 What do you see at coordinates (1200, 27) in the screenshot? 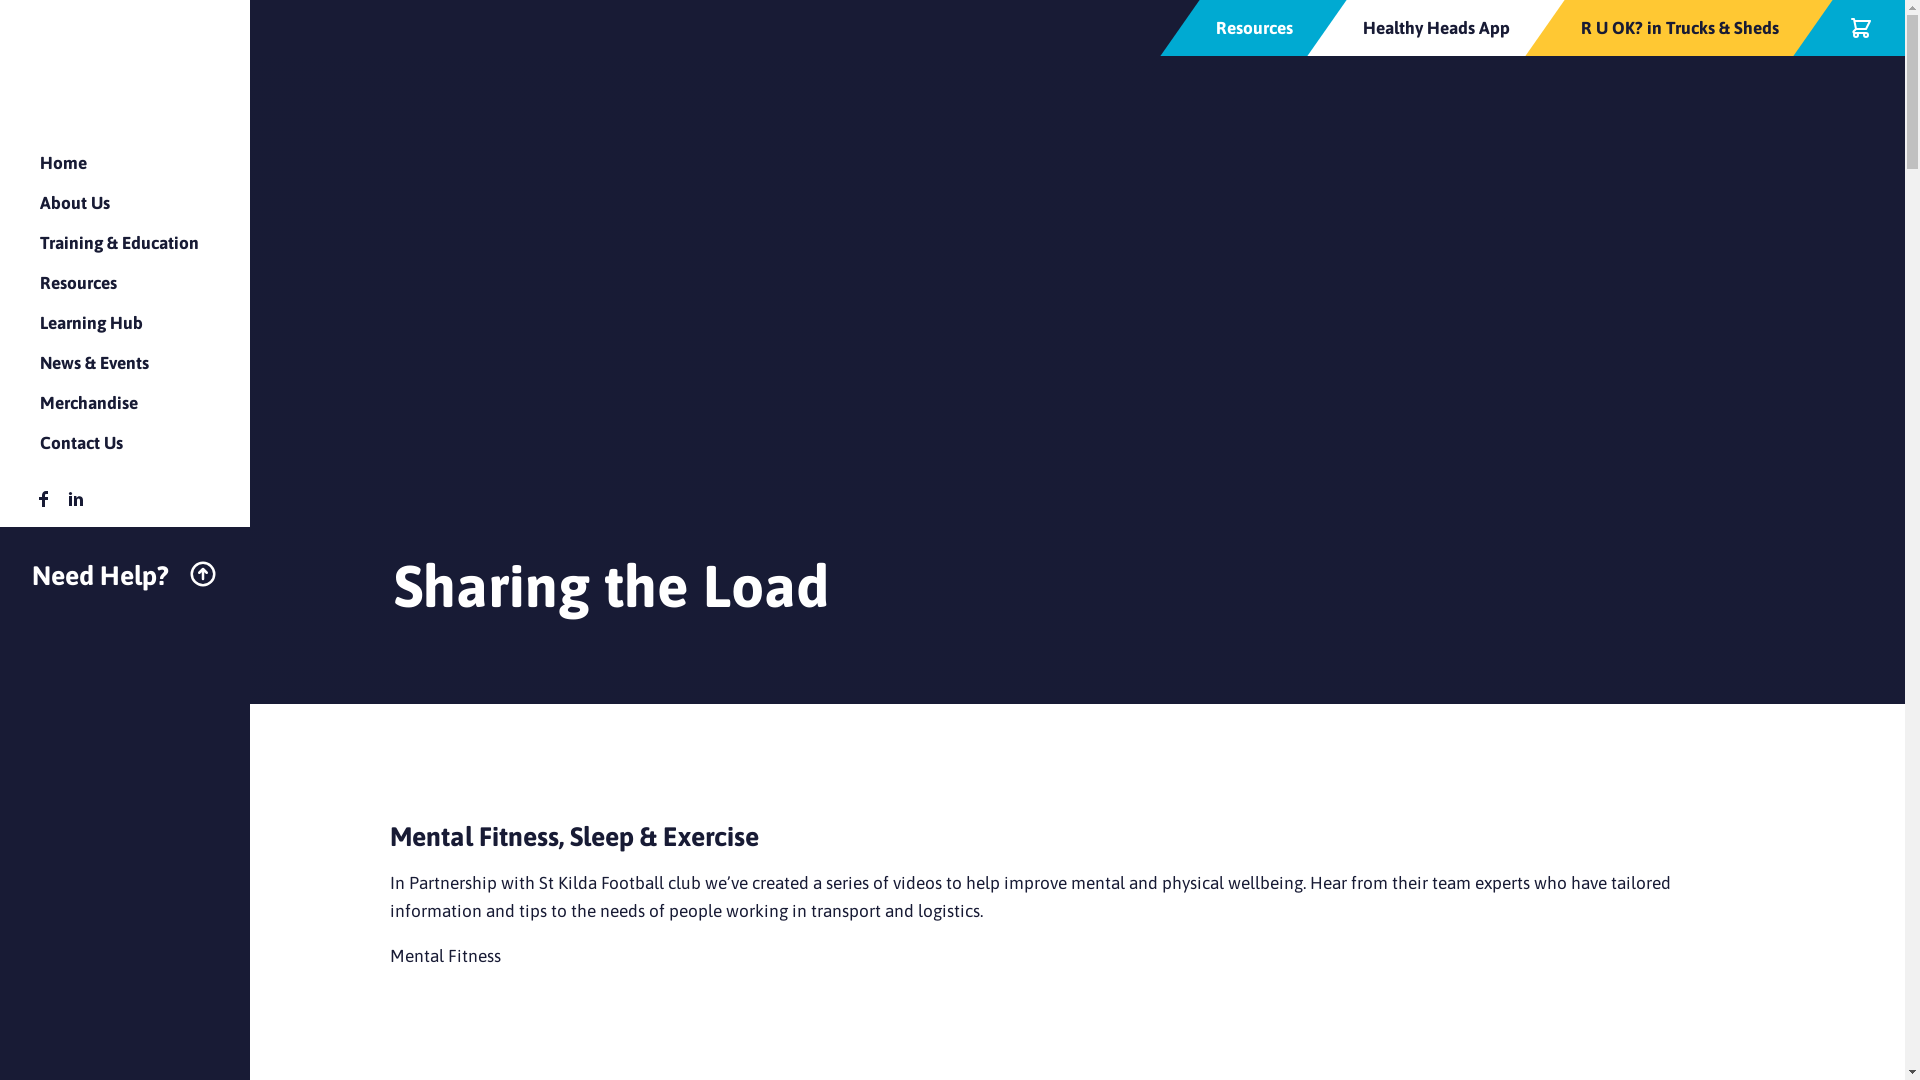
I see `'Resources'` at bounding box center [1200, 27].